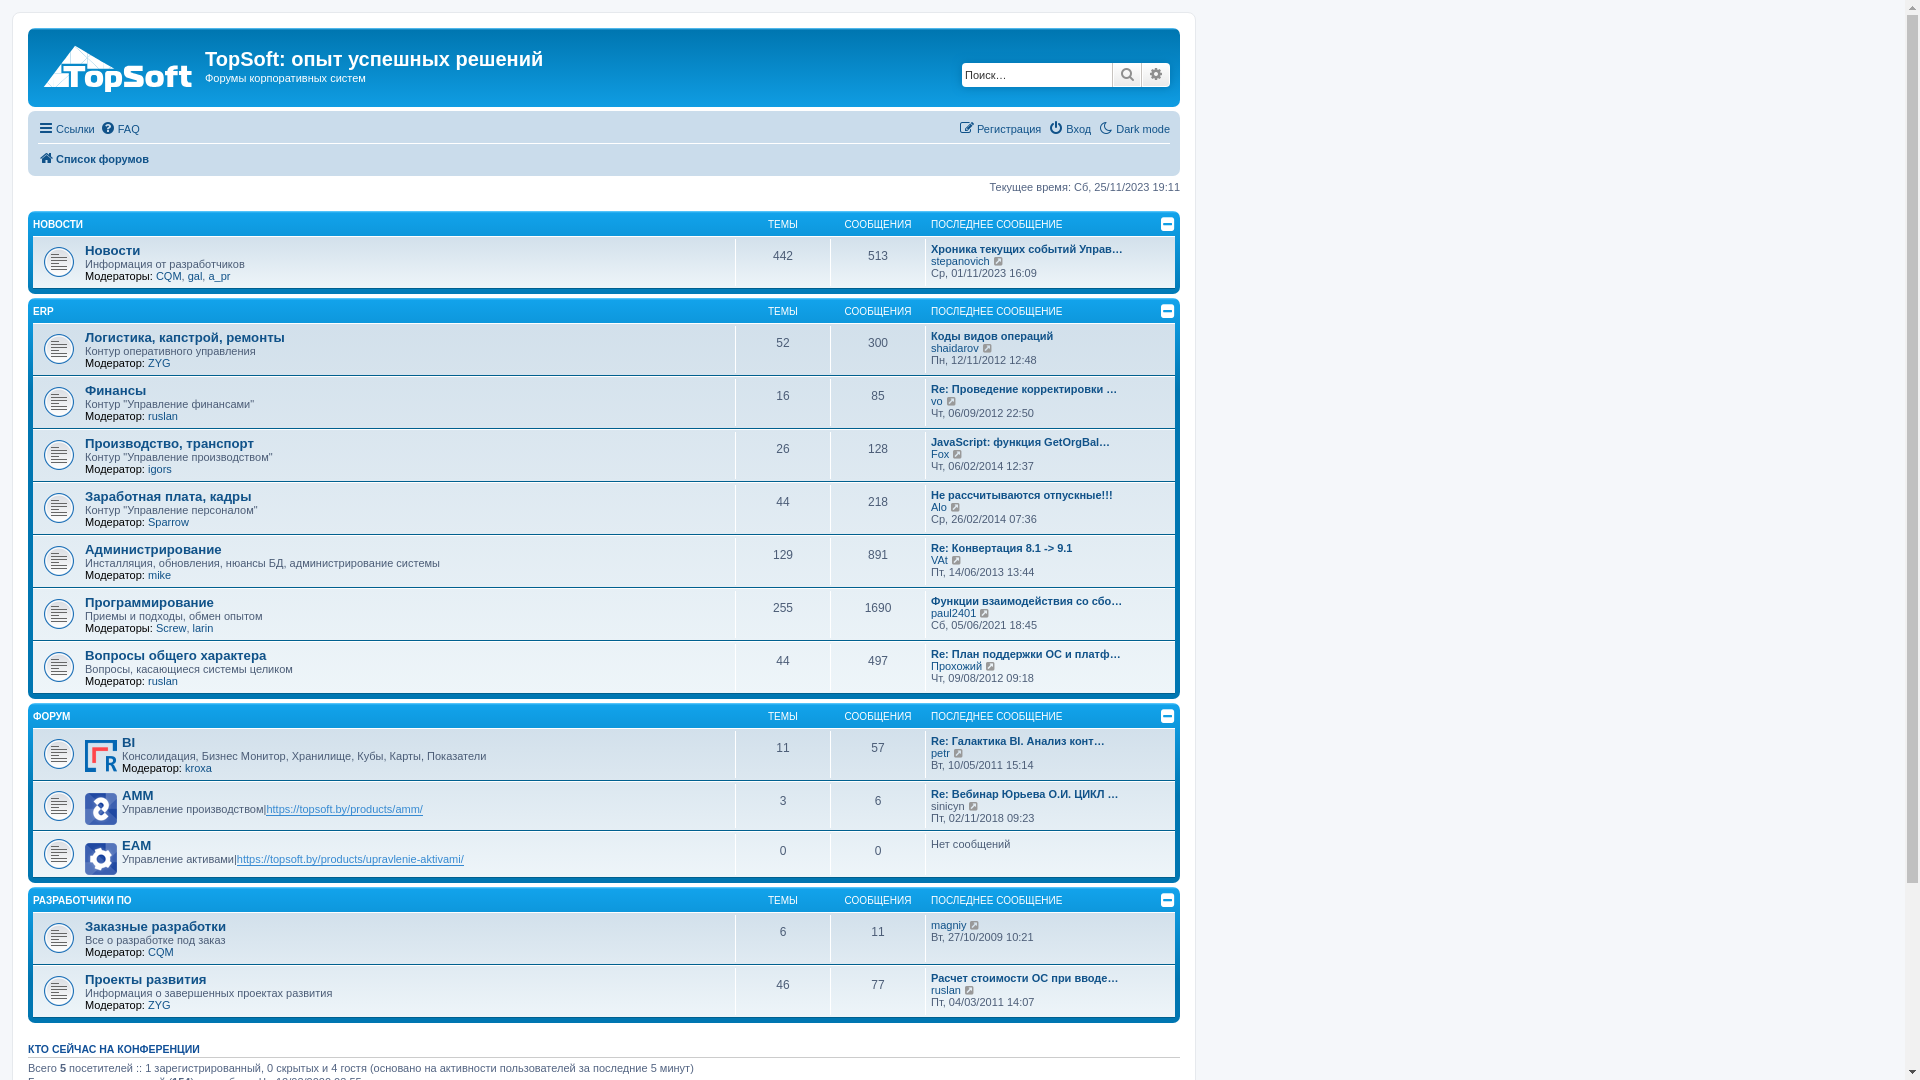  Describe the element at coordinates (158, 574) in the screenshot. I see `'mike'` at that location.